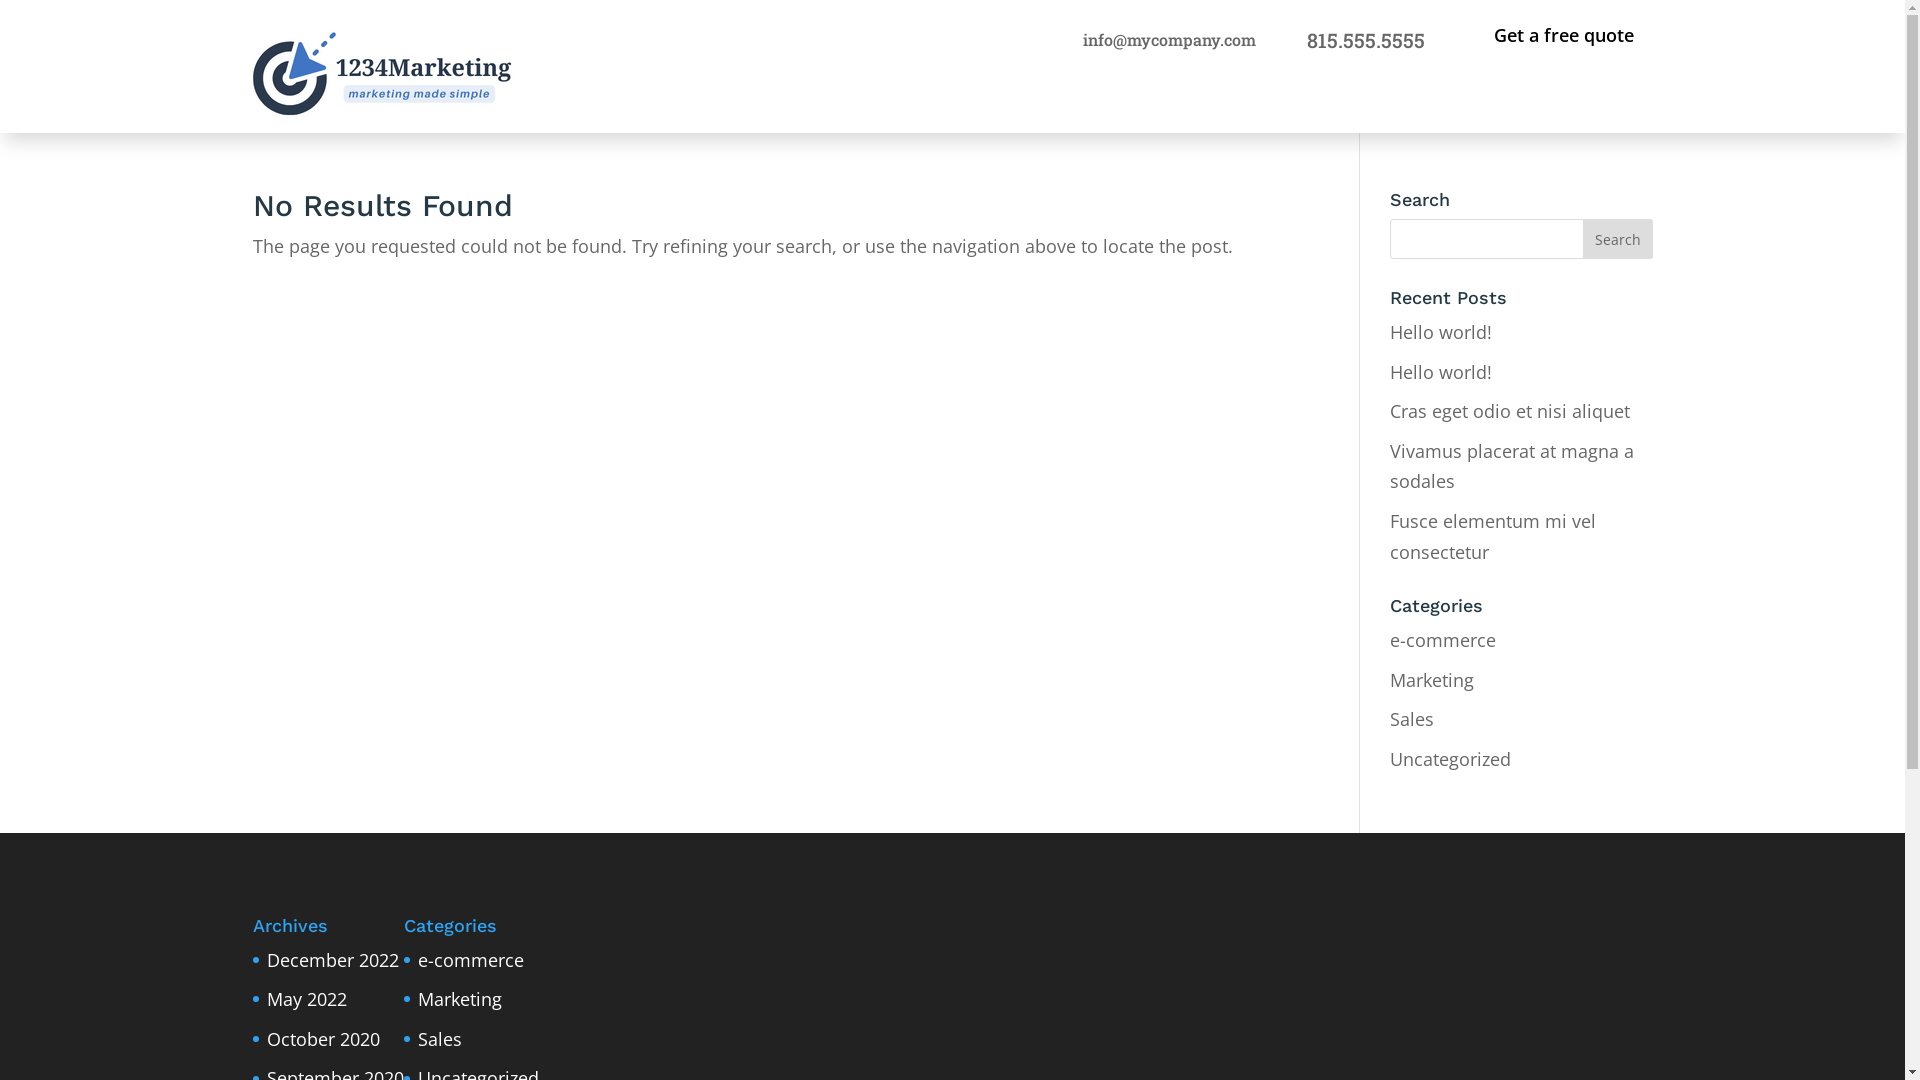 This screenshot has width=1920, height=1080. Describe the element at coordinates (382, 72) in the screenshot. I see `'logo'` at that location.